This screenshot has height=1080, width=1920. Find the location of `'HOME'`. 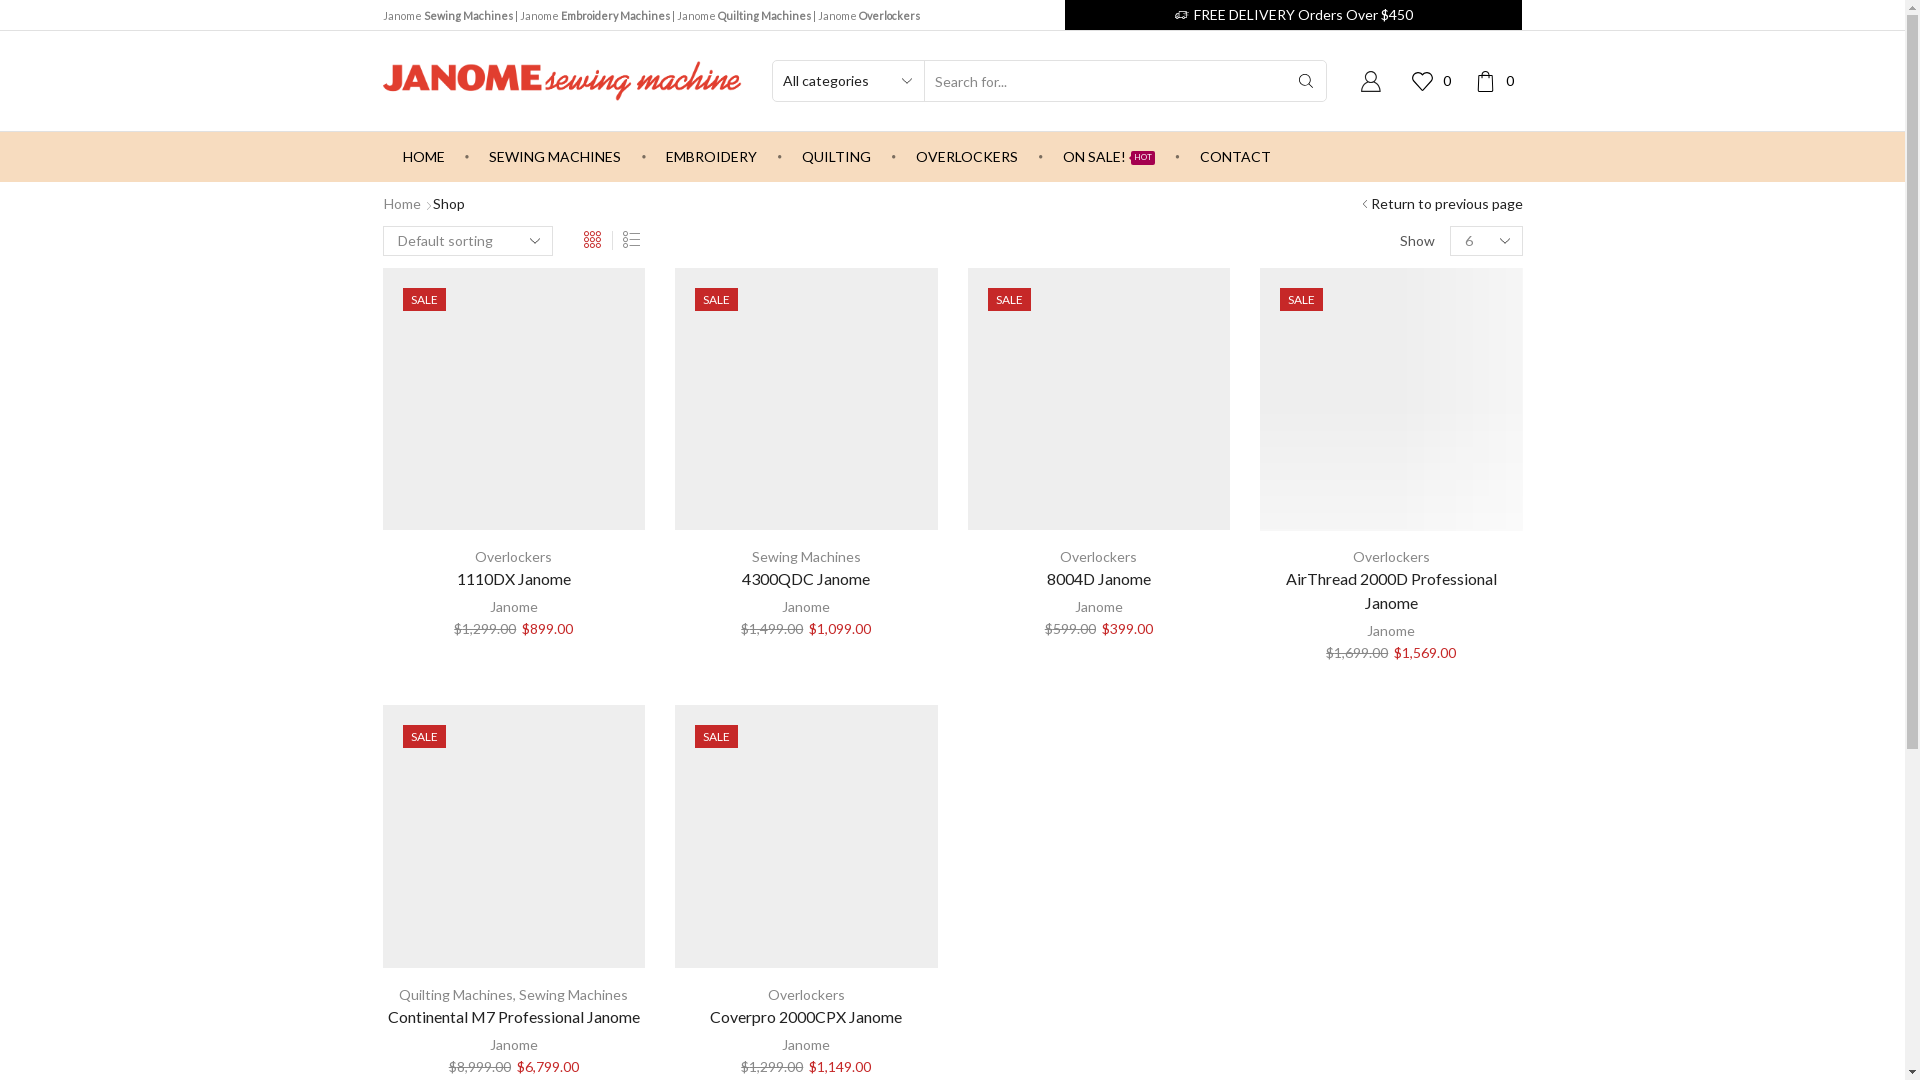

'HOME' is located at coordinates (421, 156).